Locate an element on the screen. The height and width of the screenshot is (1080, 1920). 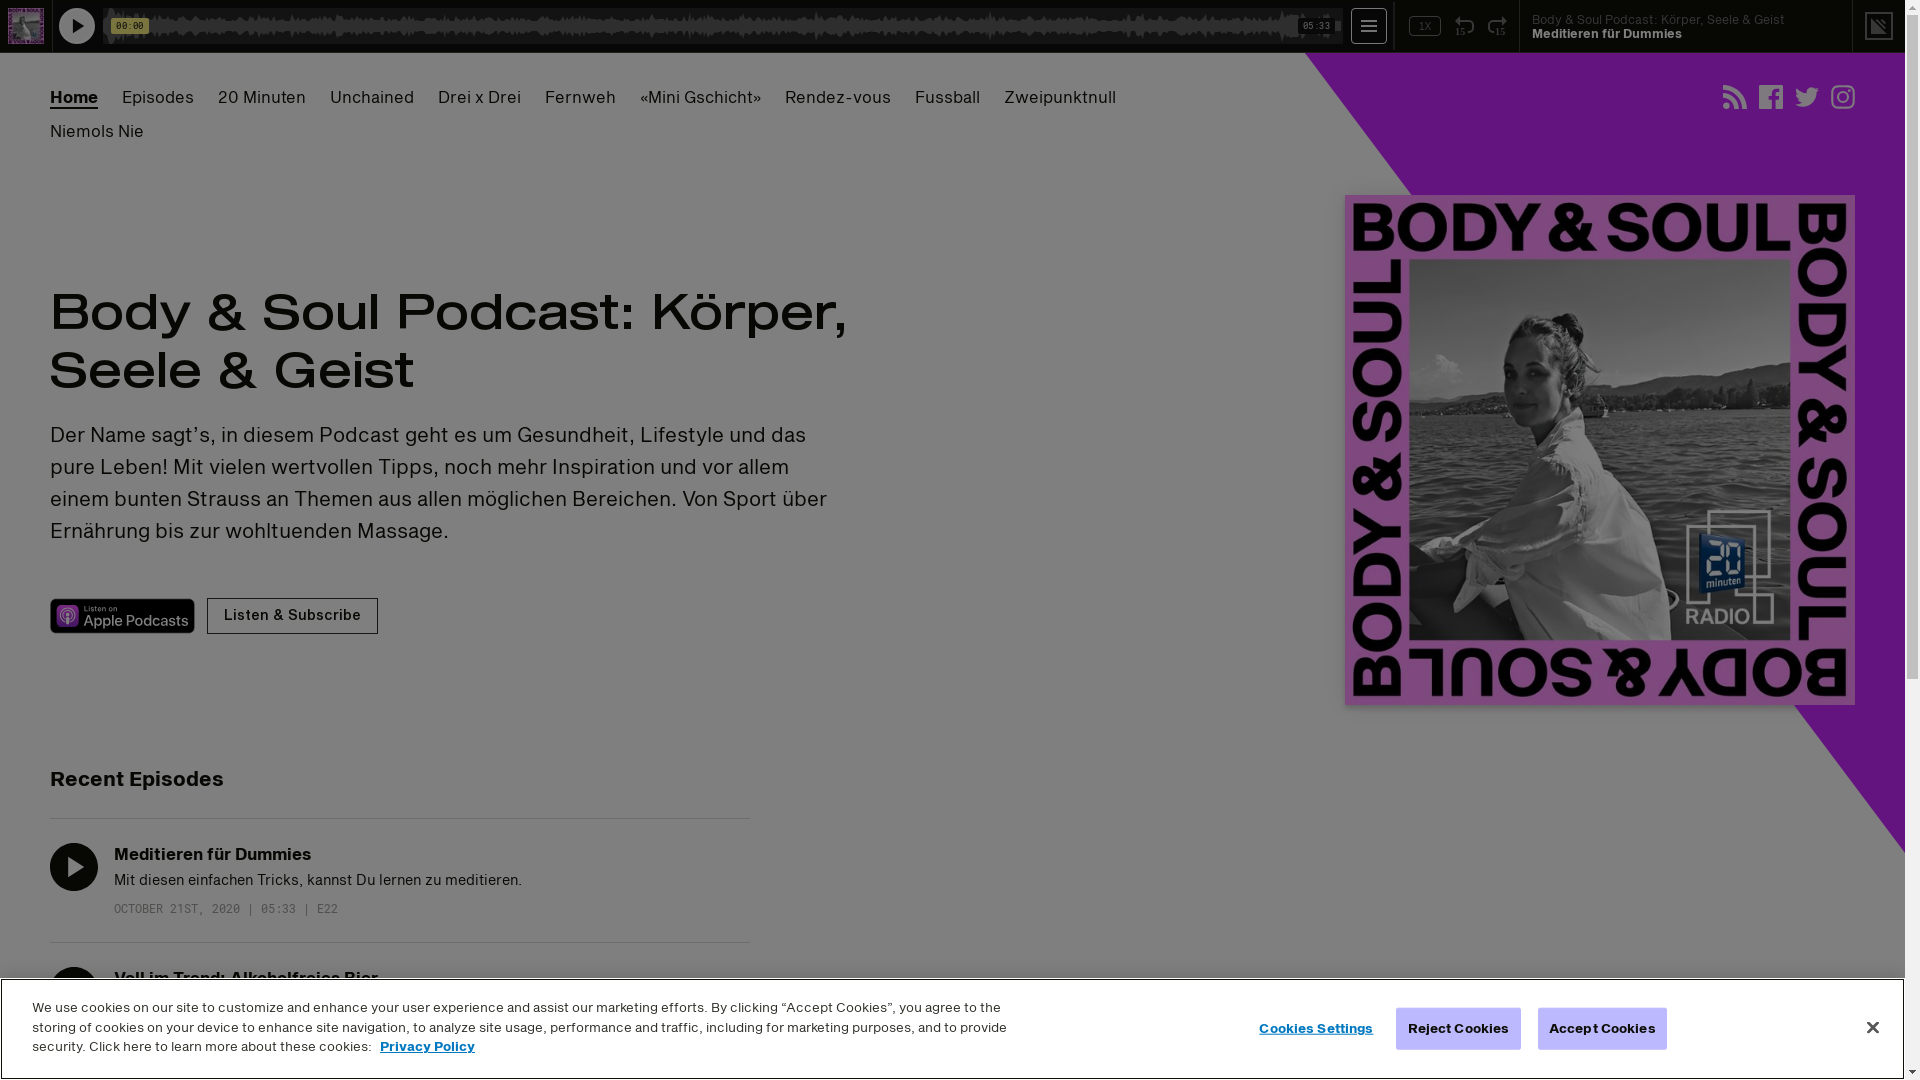
'Listen & Subscribe' is located at coordinates (291, 615).